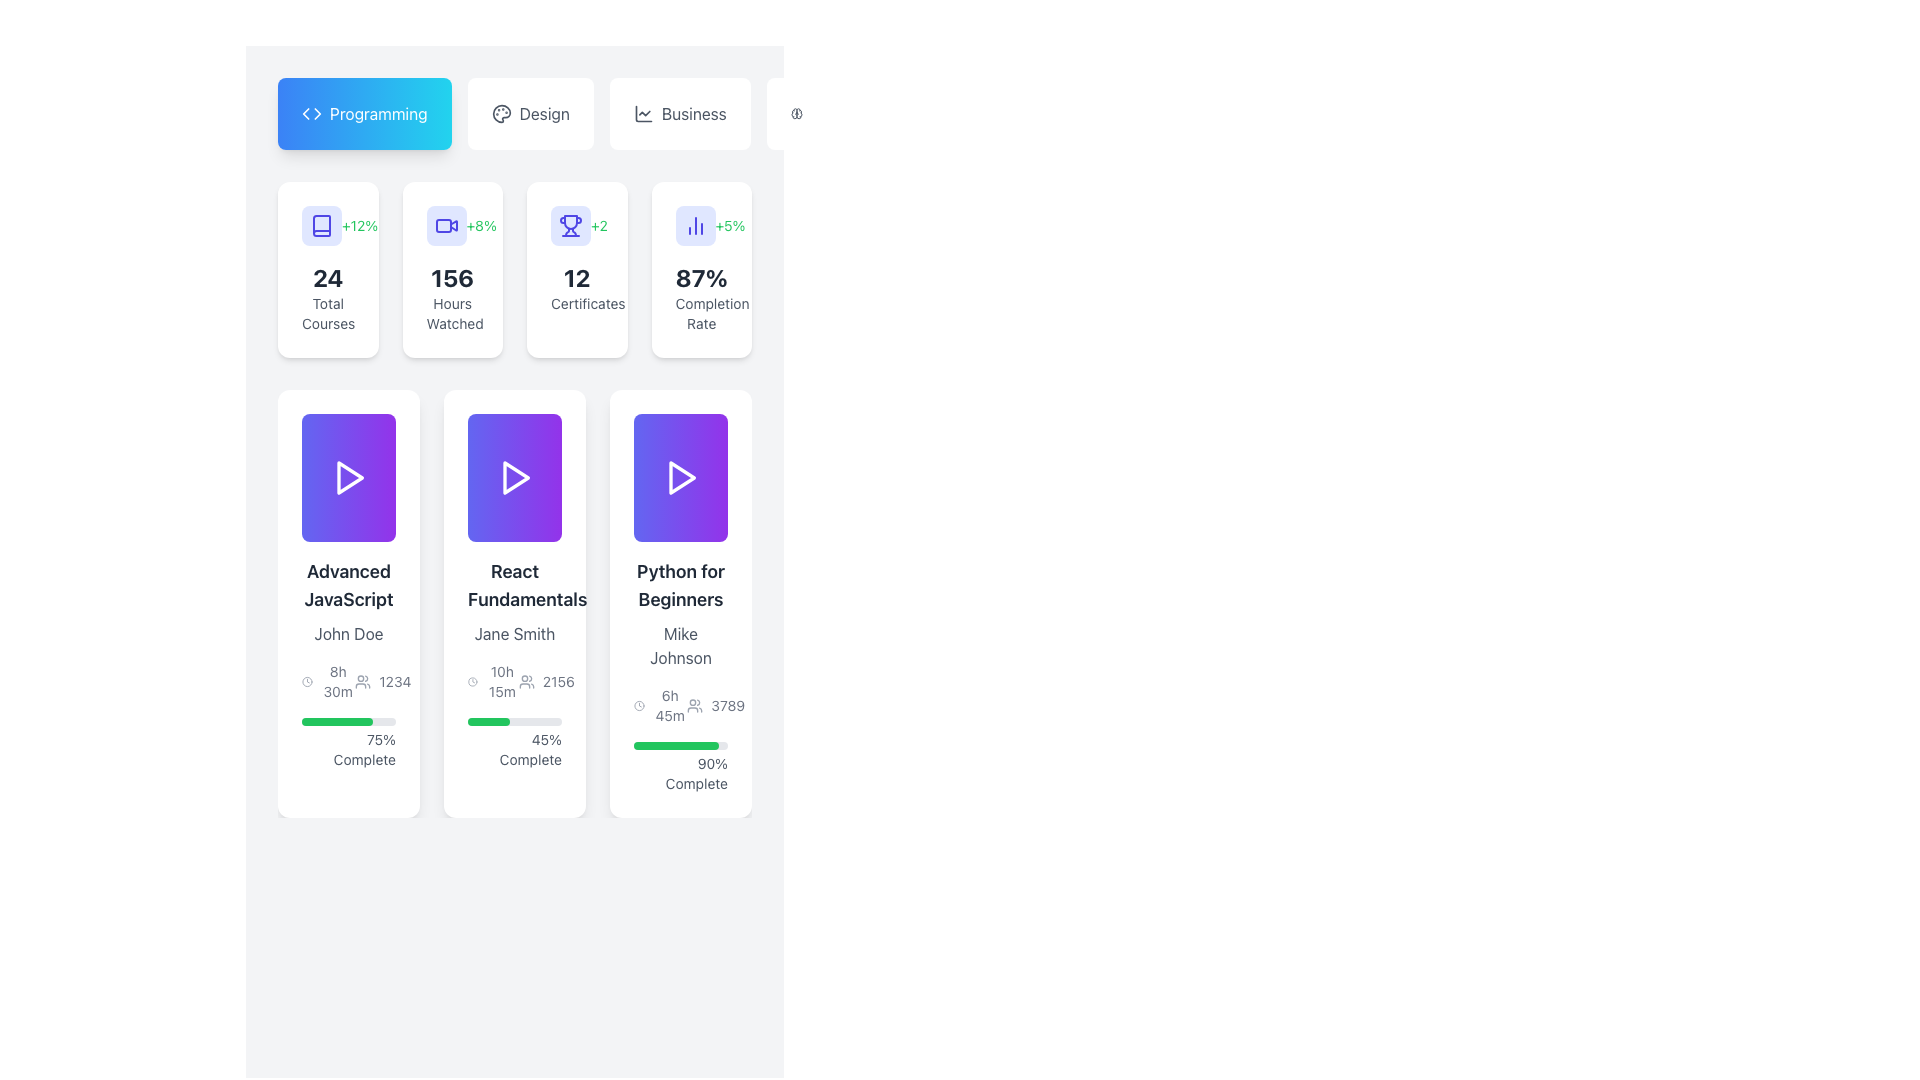 Image resolution: width=1920 pixels, height=1080 pixels. Describe the element at coordinates (643, 114) in the screenshot. I see `the visual representation of the 'Business' SVG icon located within the 'Business' button at the top of the user interface` at that location.